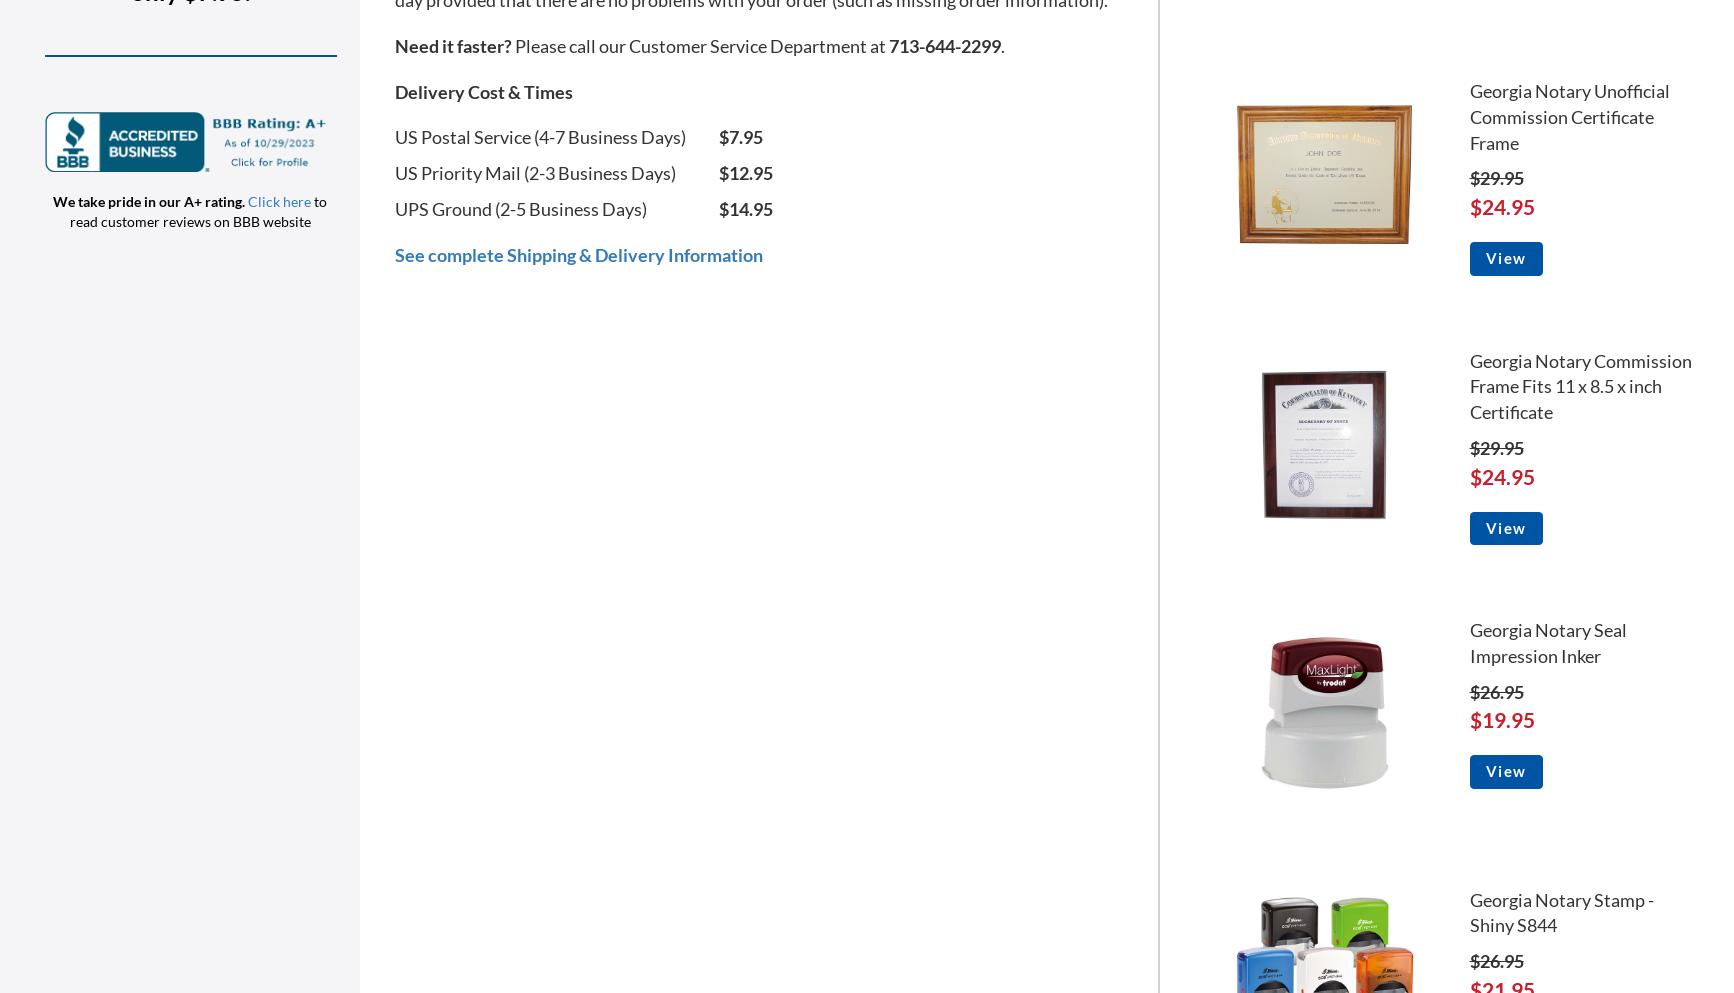 This screenshot has width=1734, height=993. Describe the element at coordinates (744, 171) in the screenshot. I see `'$12.95'` at that location.